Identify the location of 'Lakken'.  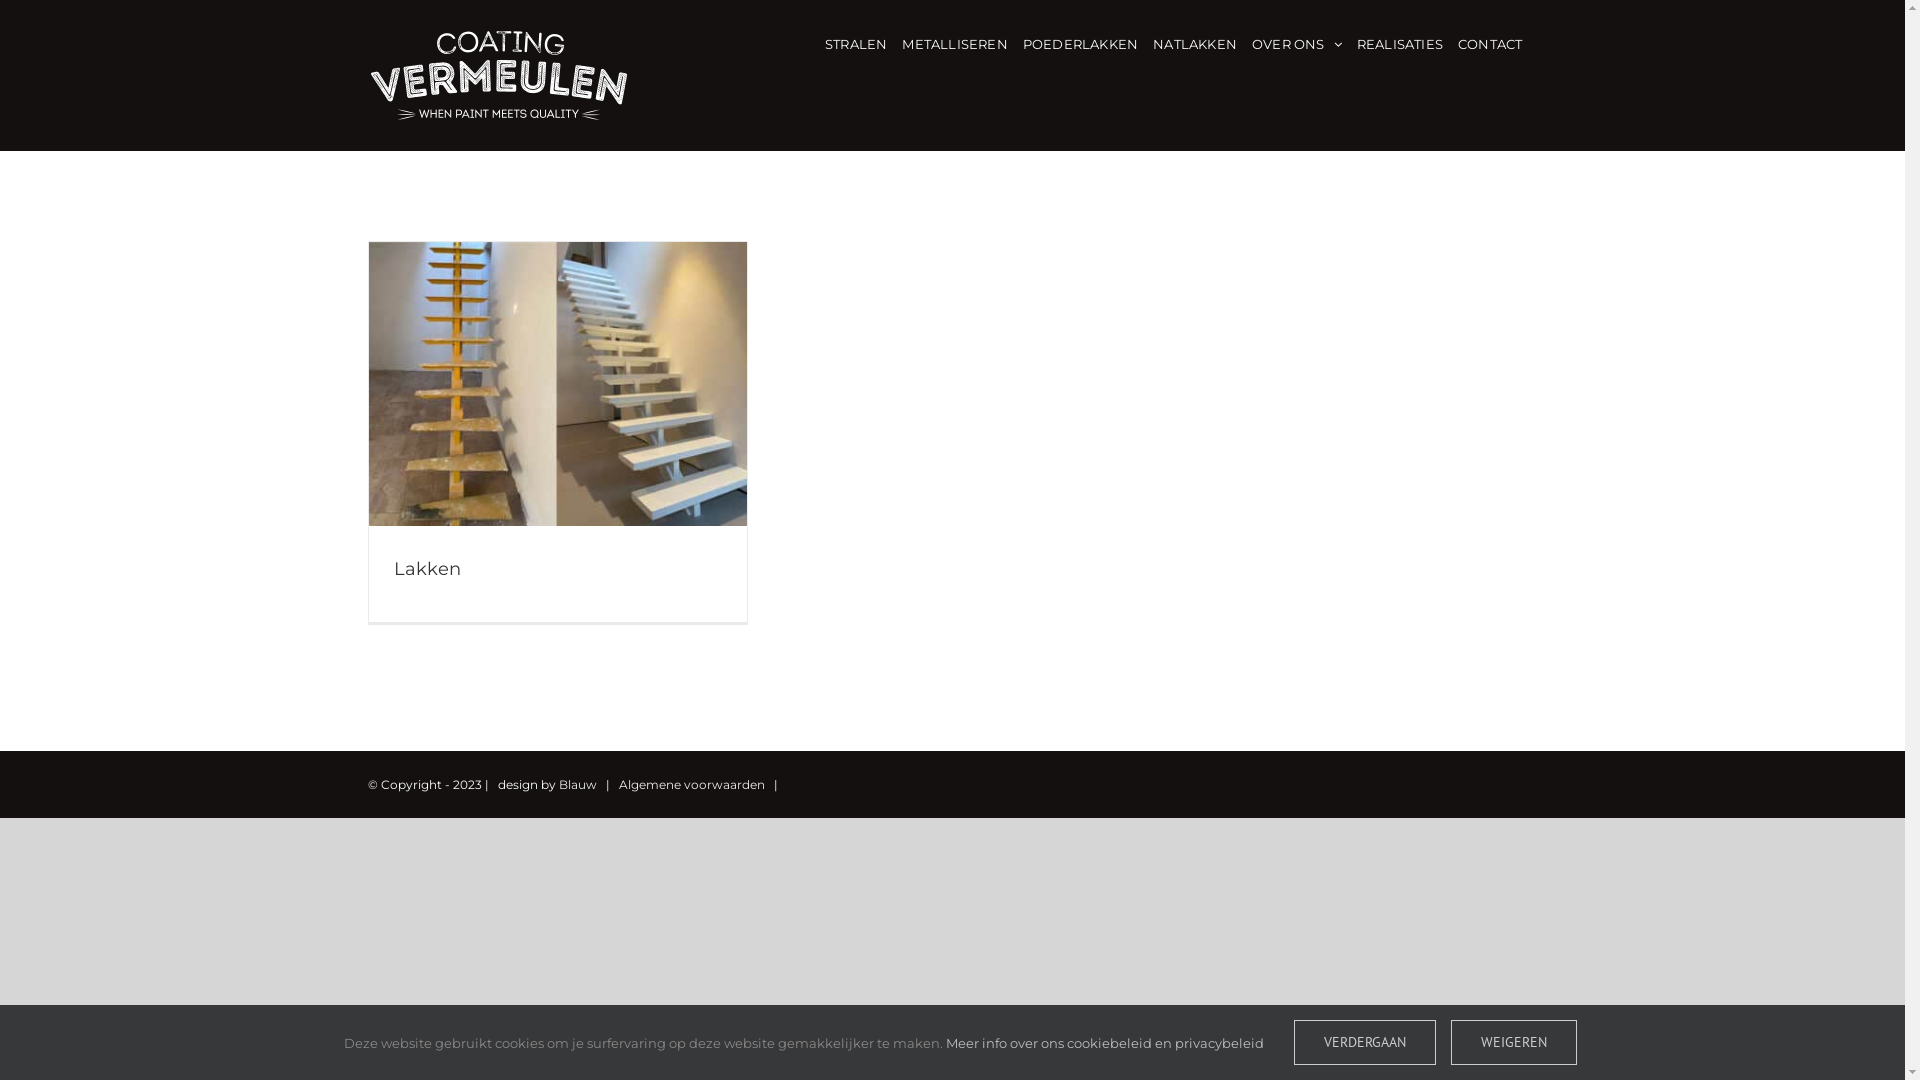
(426, 569).